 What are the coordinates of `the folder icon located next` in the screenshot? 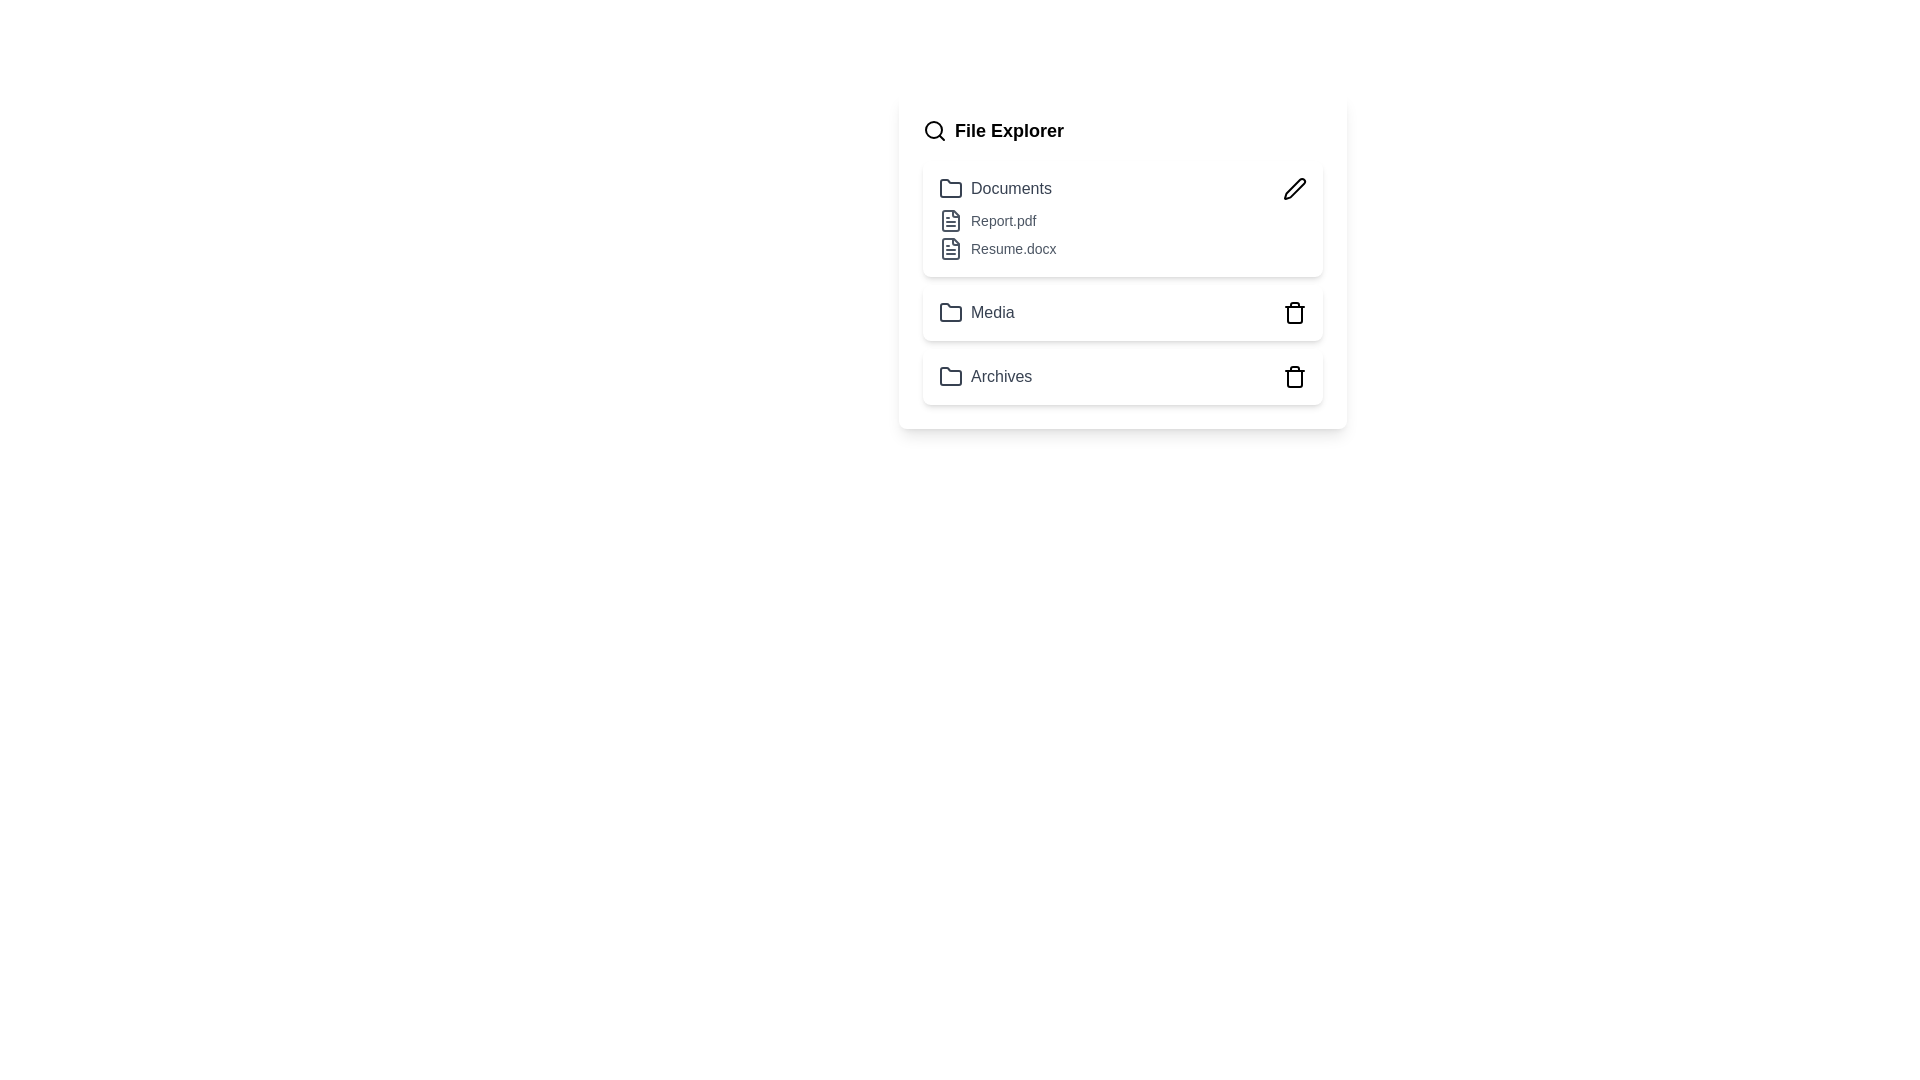 It's located at (949, 312).